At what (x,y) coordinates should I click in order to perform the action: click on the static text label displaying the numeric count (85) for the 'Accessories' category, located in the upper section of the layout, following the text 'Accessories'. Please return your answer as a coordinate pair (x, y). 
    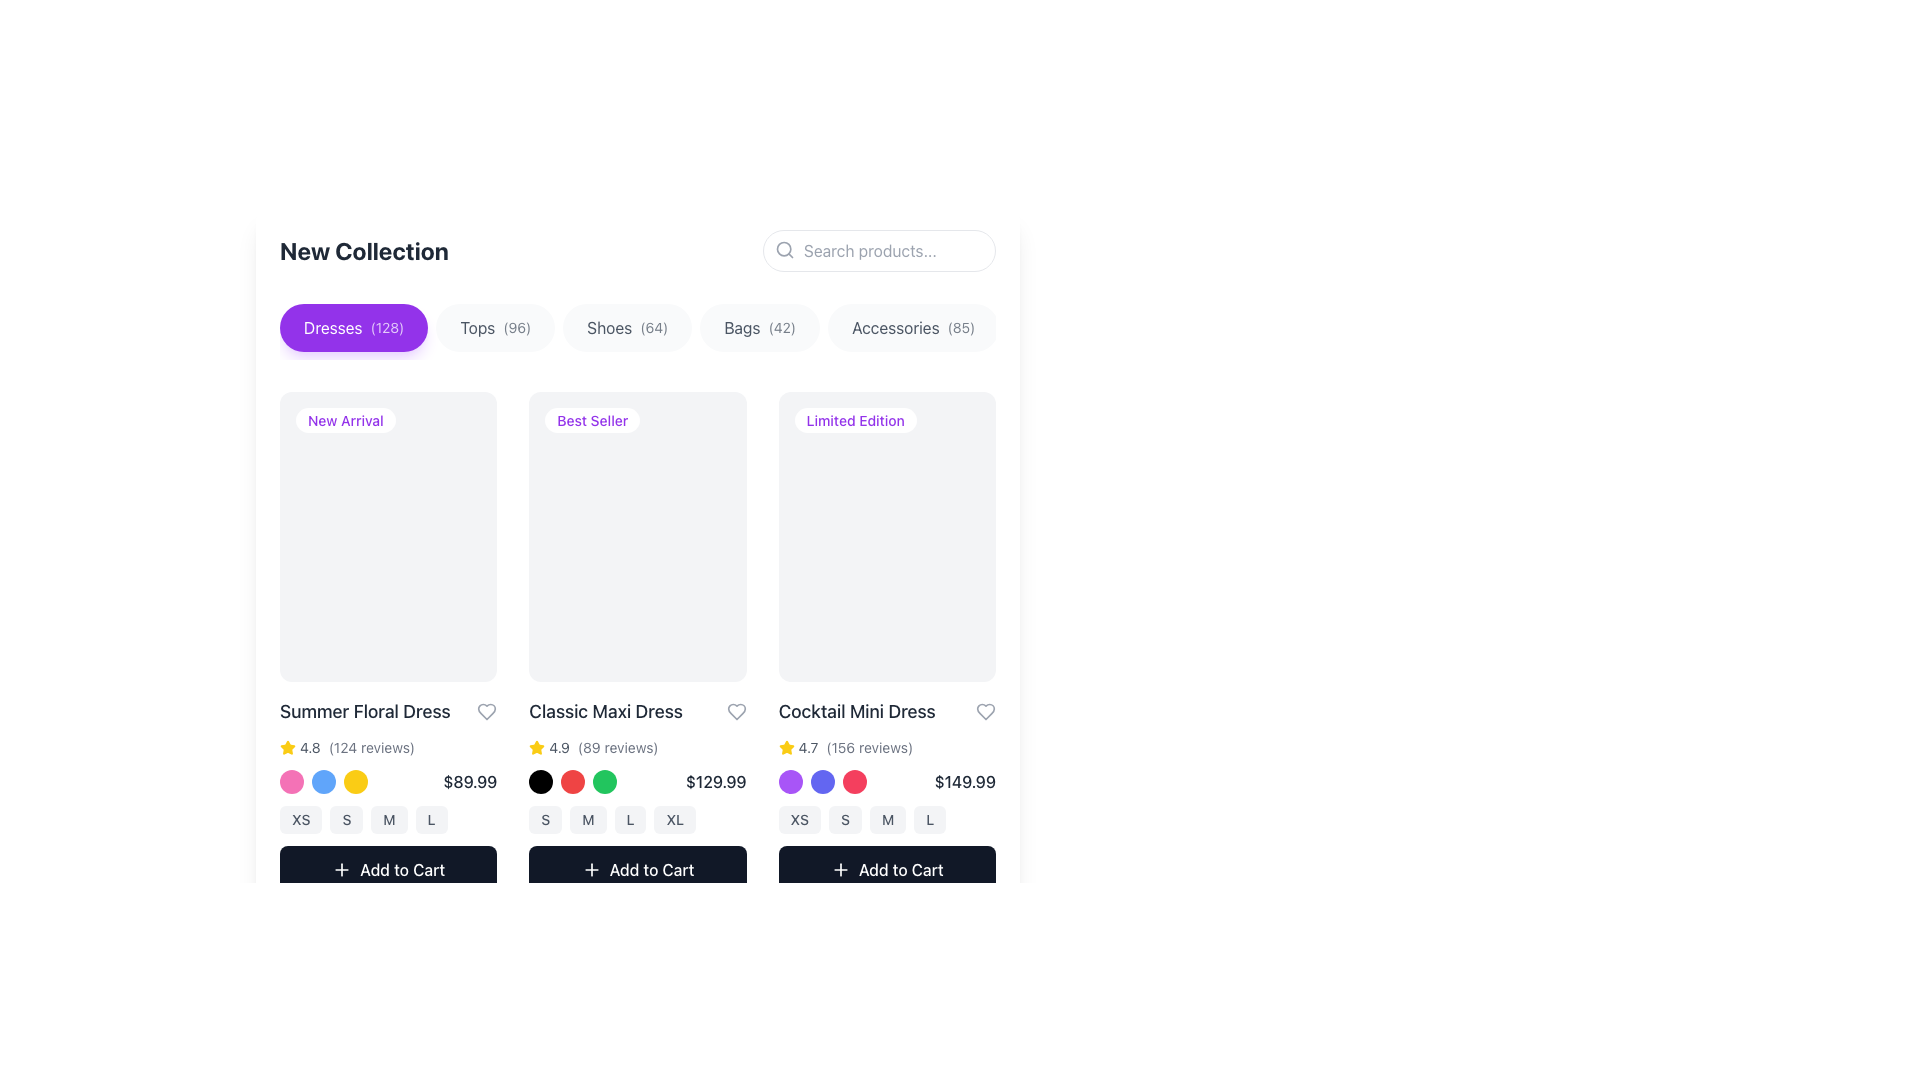
    Looking at the image, I should click on (961, 326).